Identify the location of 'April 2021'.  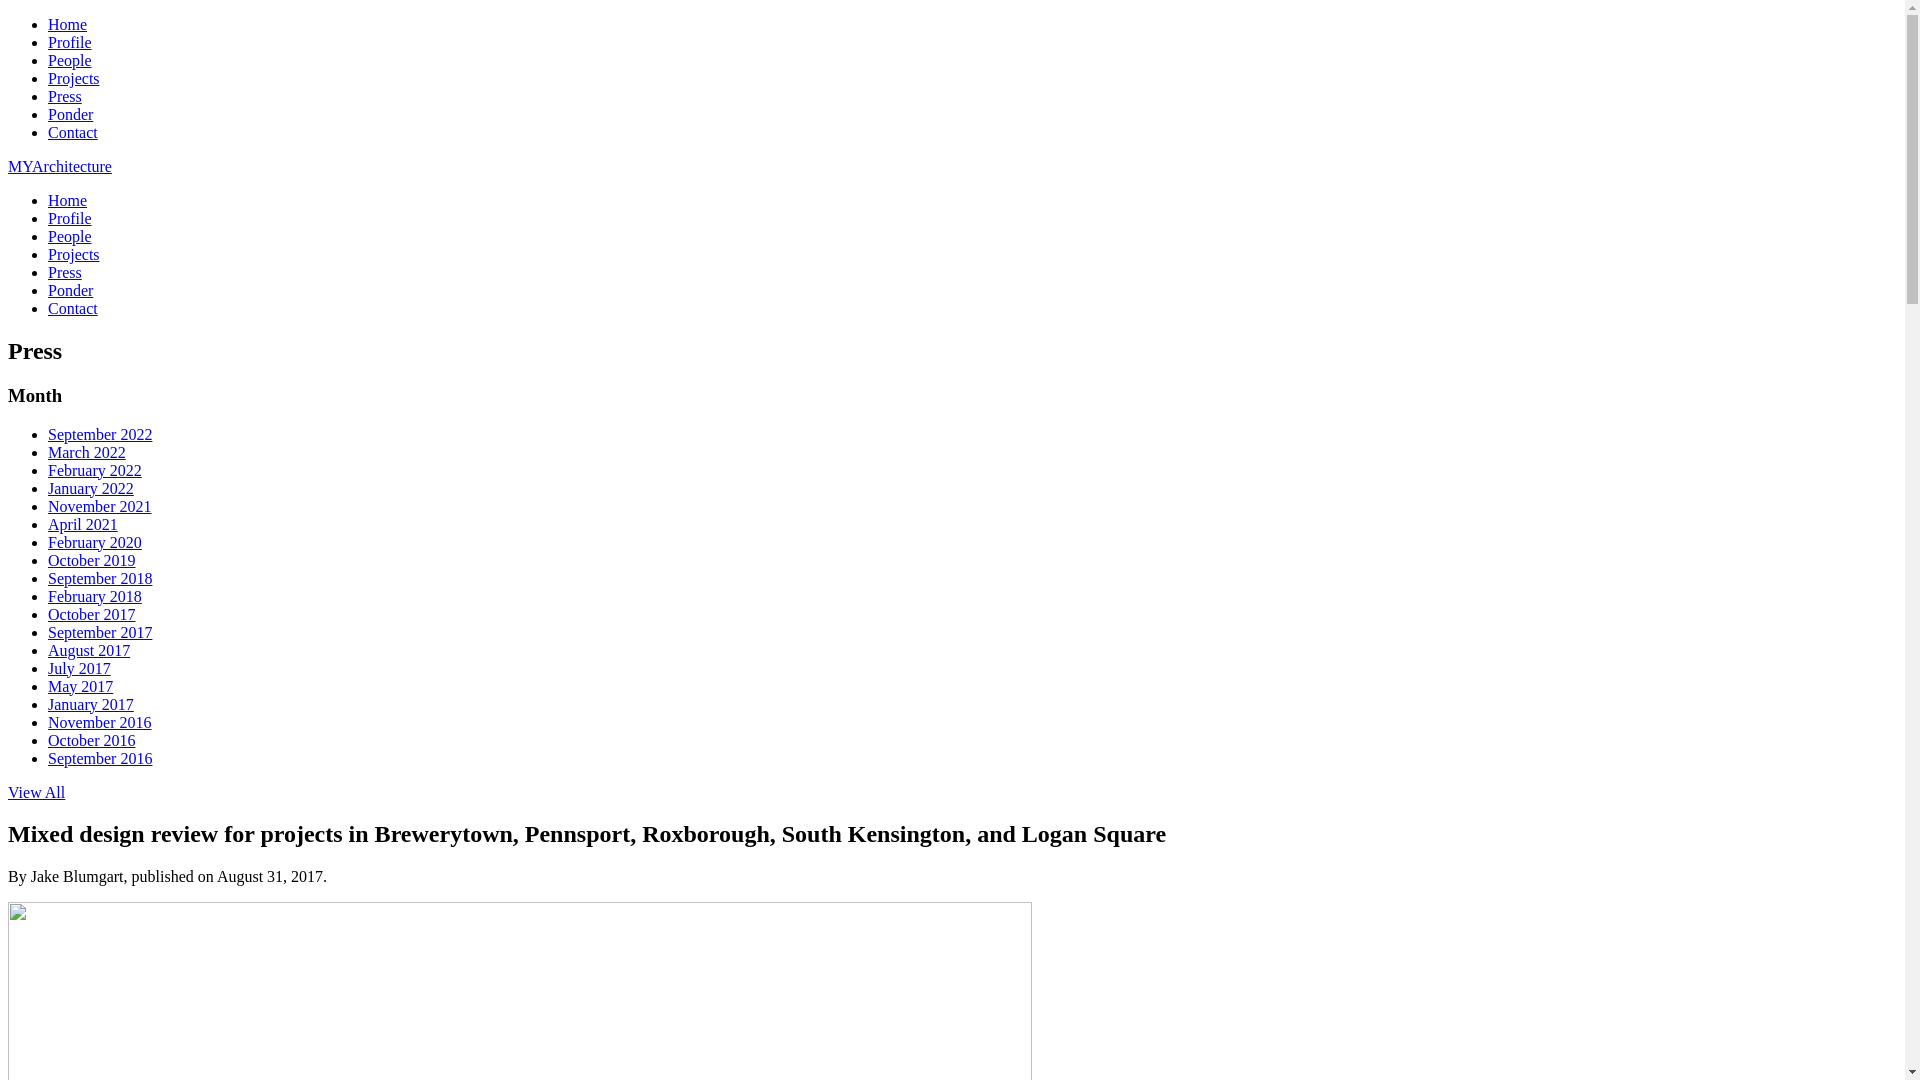
(81, 523).